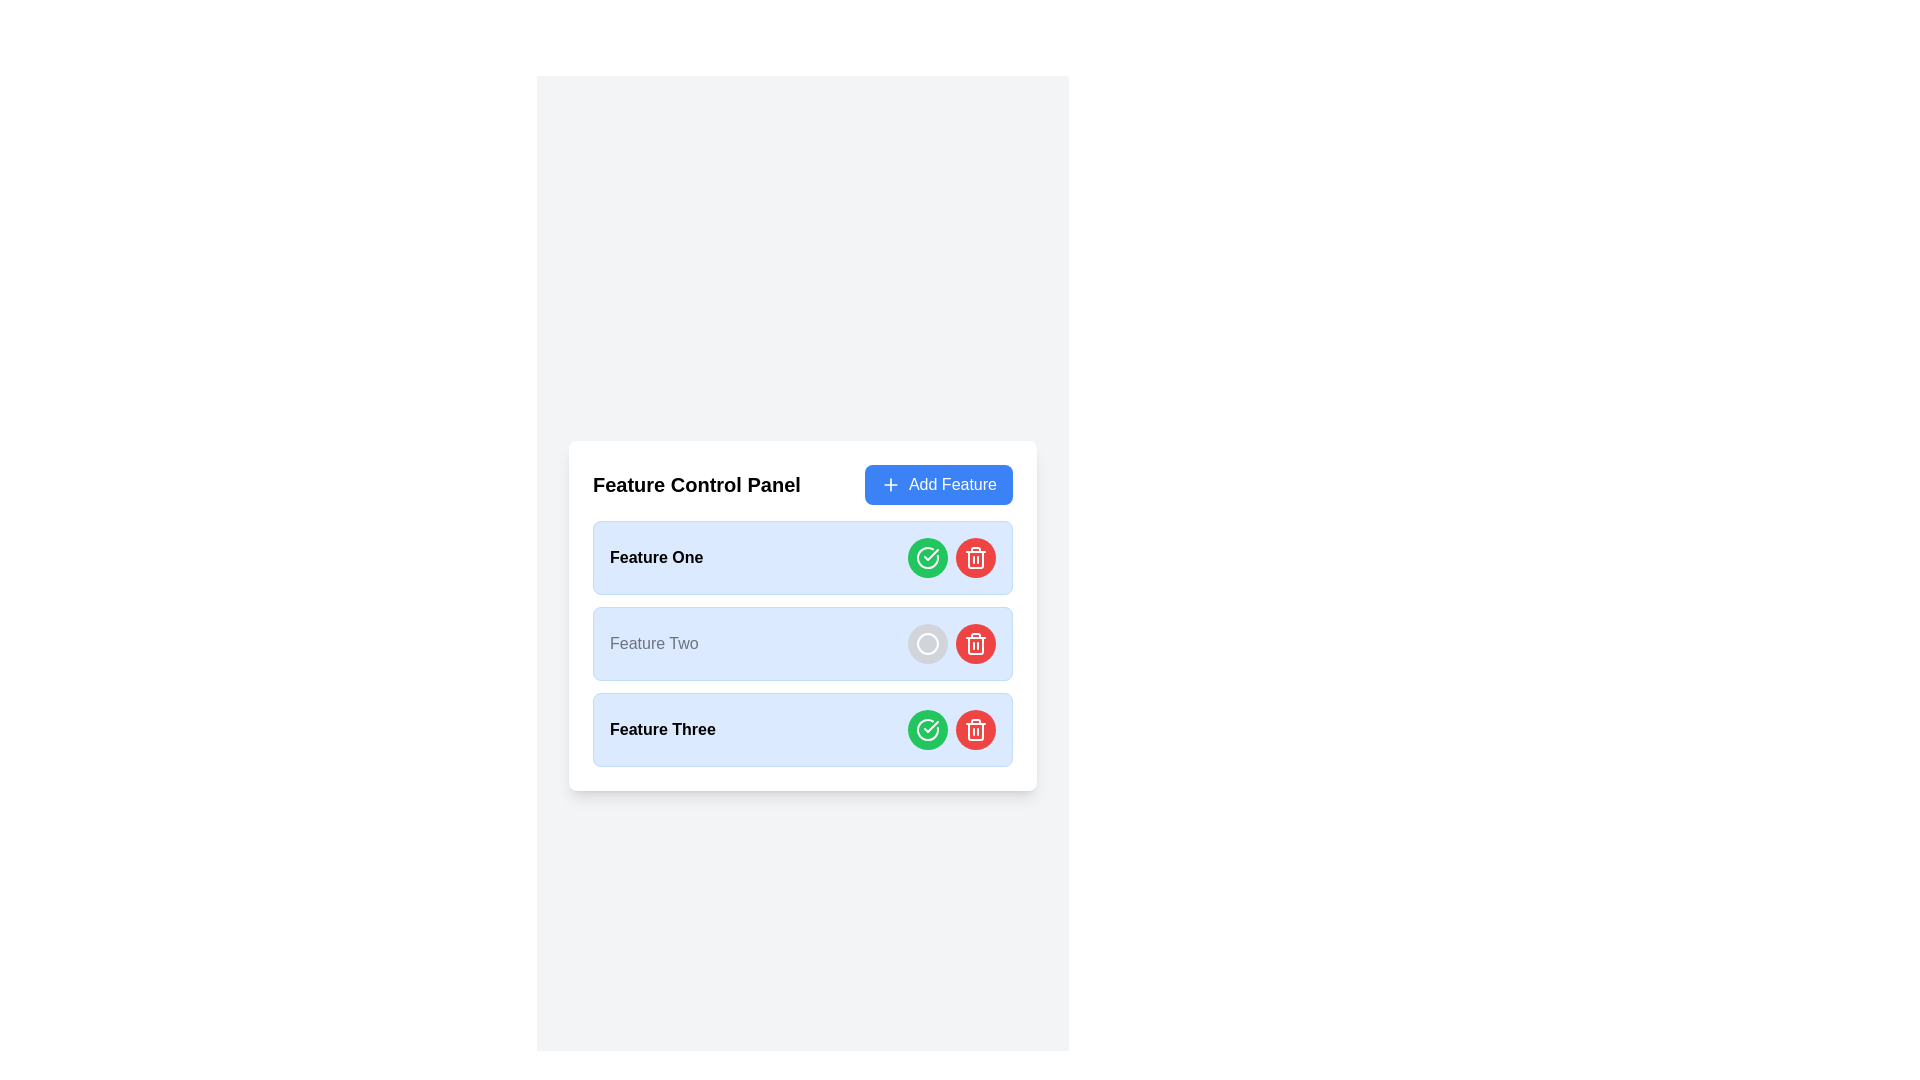 The width and height of the screenshot is (1920, 1080). What do you see at coordinates (930, 555) in the screenshot?
I see `the checkmark icon in the 'Feature Three' row, which indicates confirmation or success status, located to the immediate left of the red delete button` at bounding box center [930, 555].